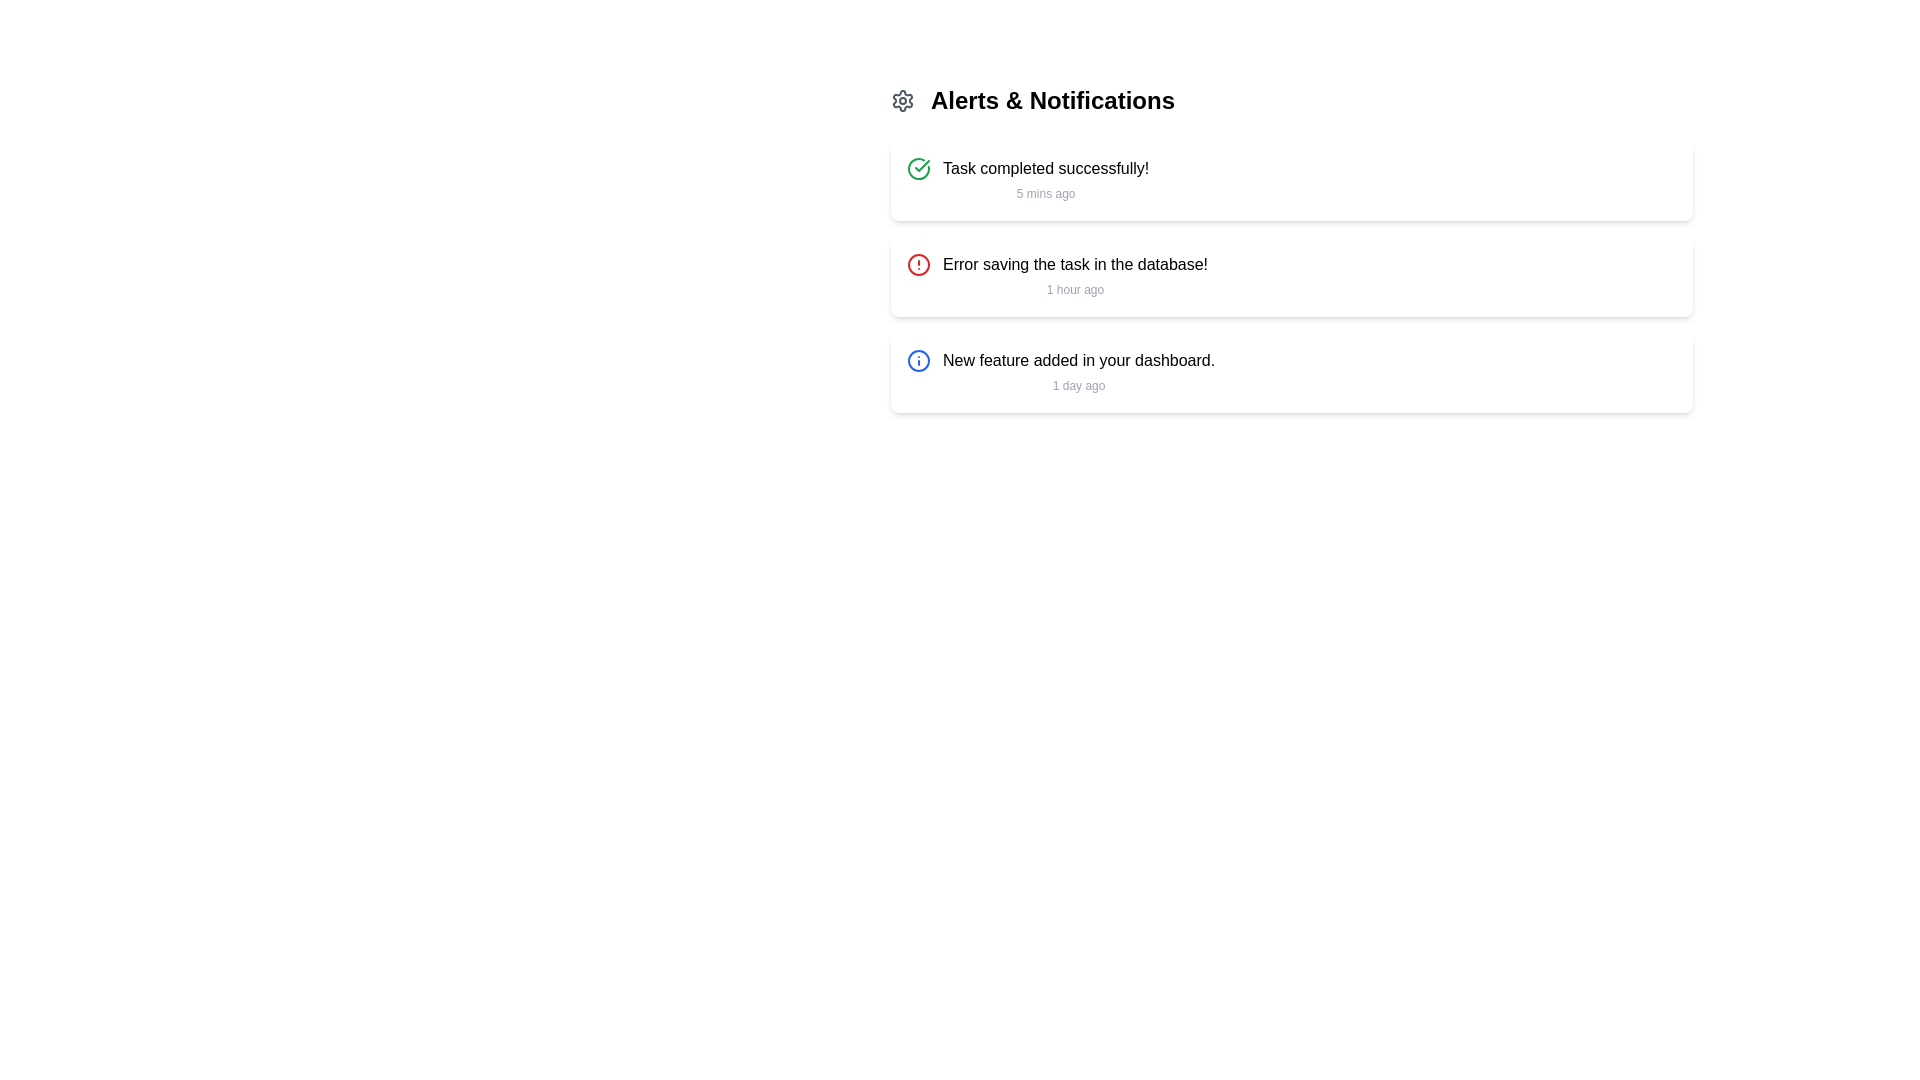 The image size is (1920, 1080). What do you see at coordinates (917, 361) in the screenshot?
I see `the circular shape with a blue border located within the SVG icon representing alerts and notifications, positioned at the center of the icon` at bounding box center [917, 361].